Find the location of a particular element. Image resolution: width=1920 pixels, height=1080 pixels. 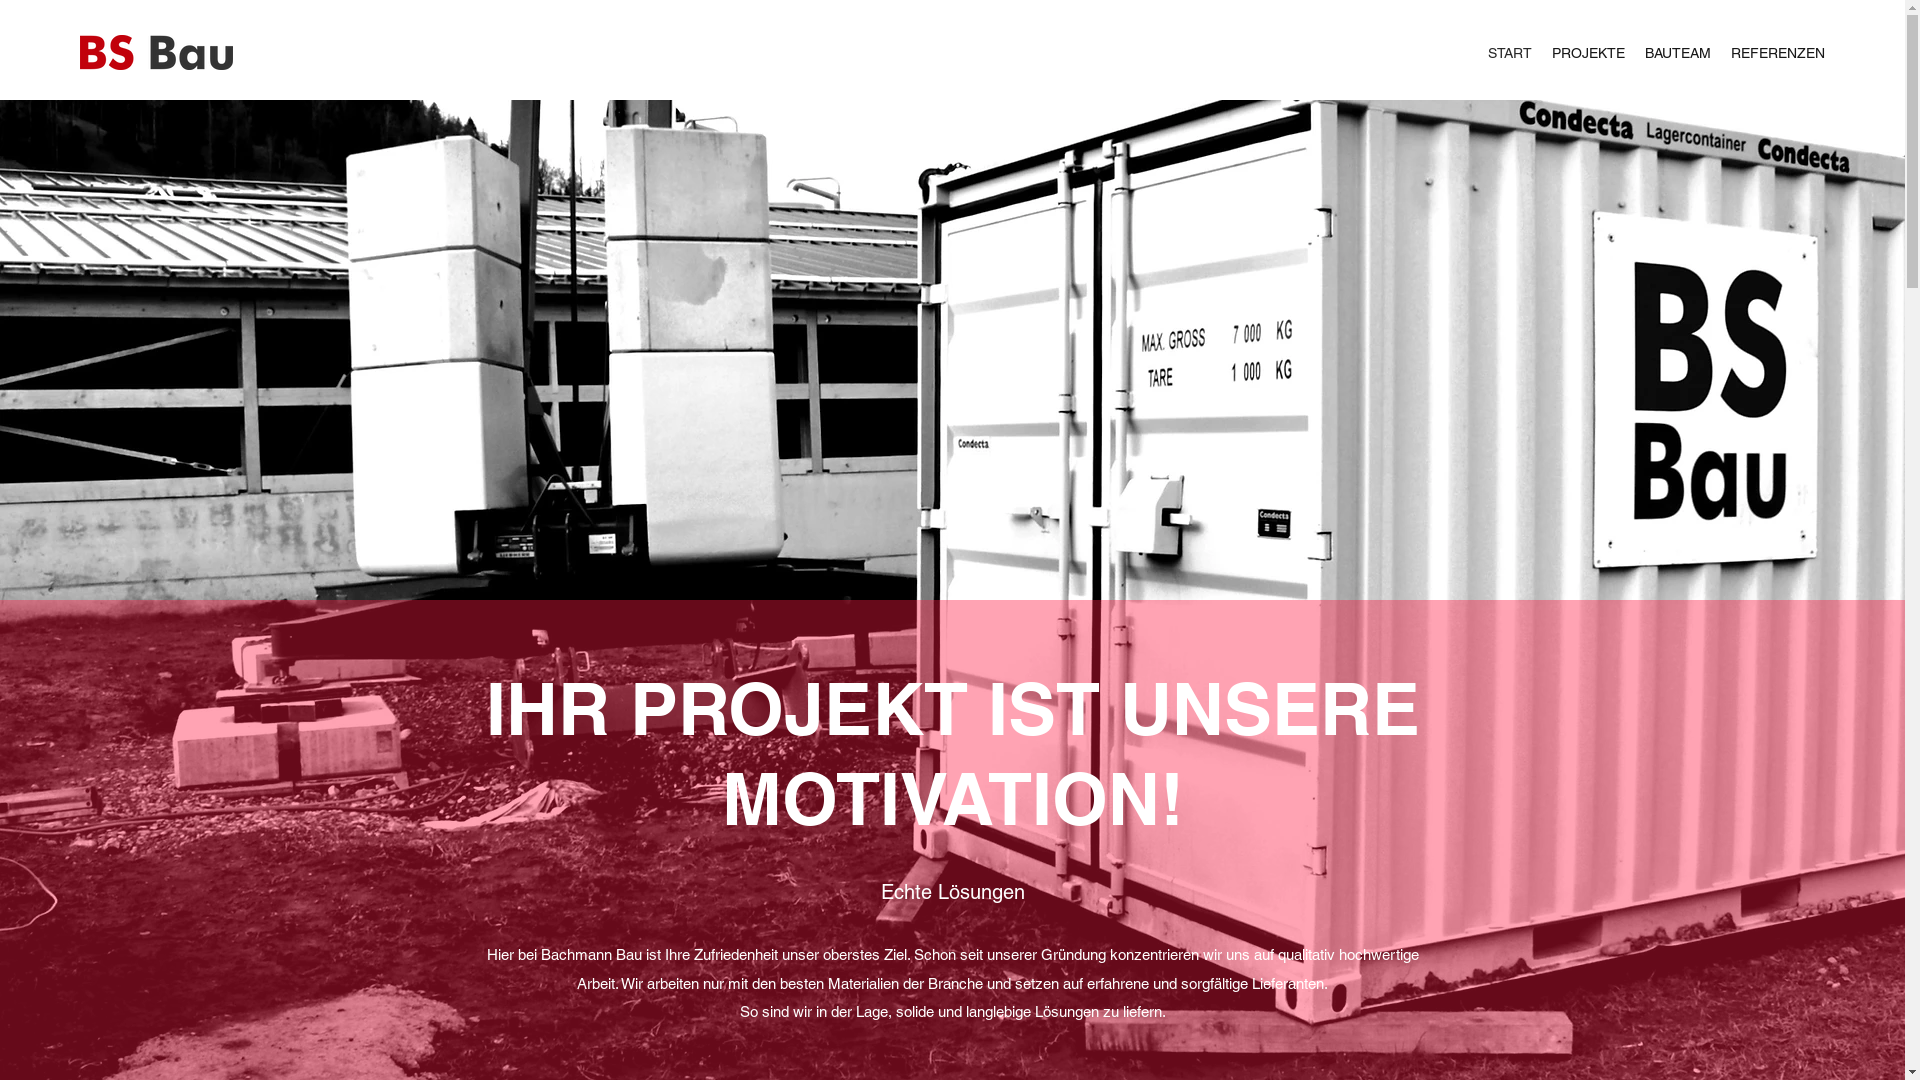

'START' is located at coordinates (1510, 52).